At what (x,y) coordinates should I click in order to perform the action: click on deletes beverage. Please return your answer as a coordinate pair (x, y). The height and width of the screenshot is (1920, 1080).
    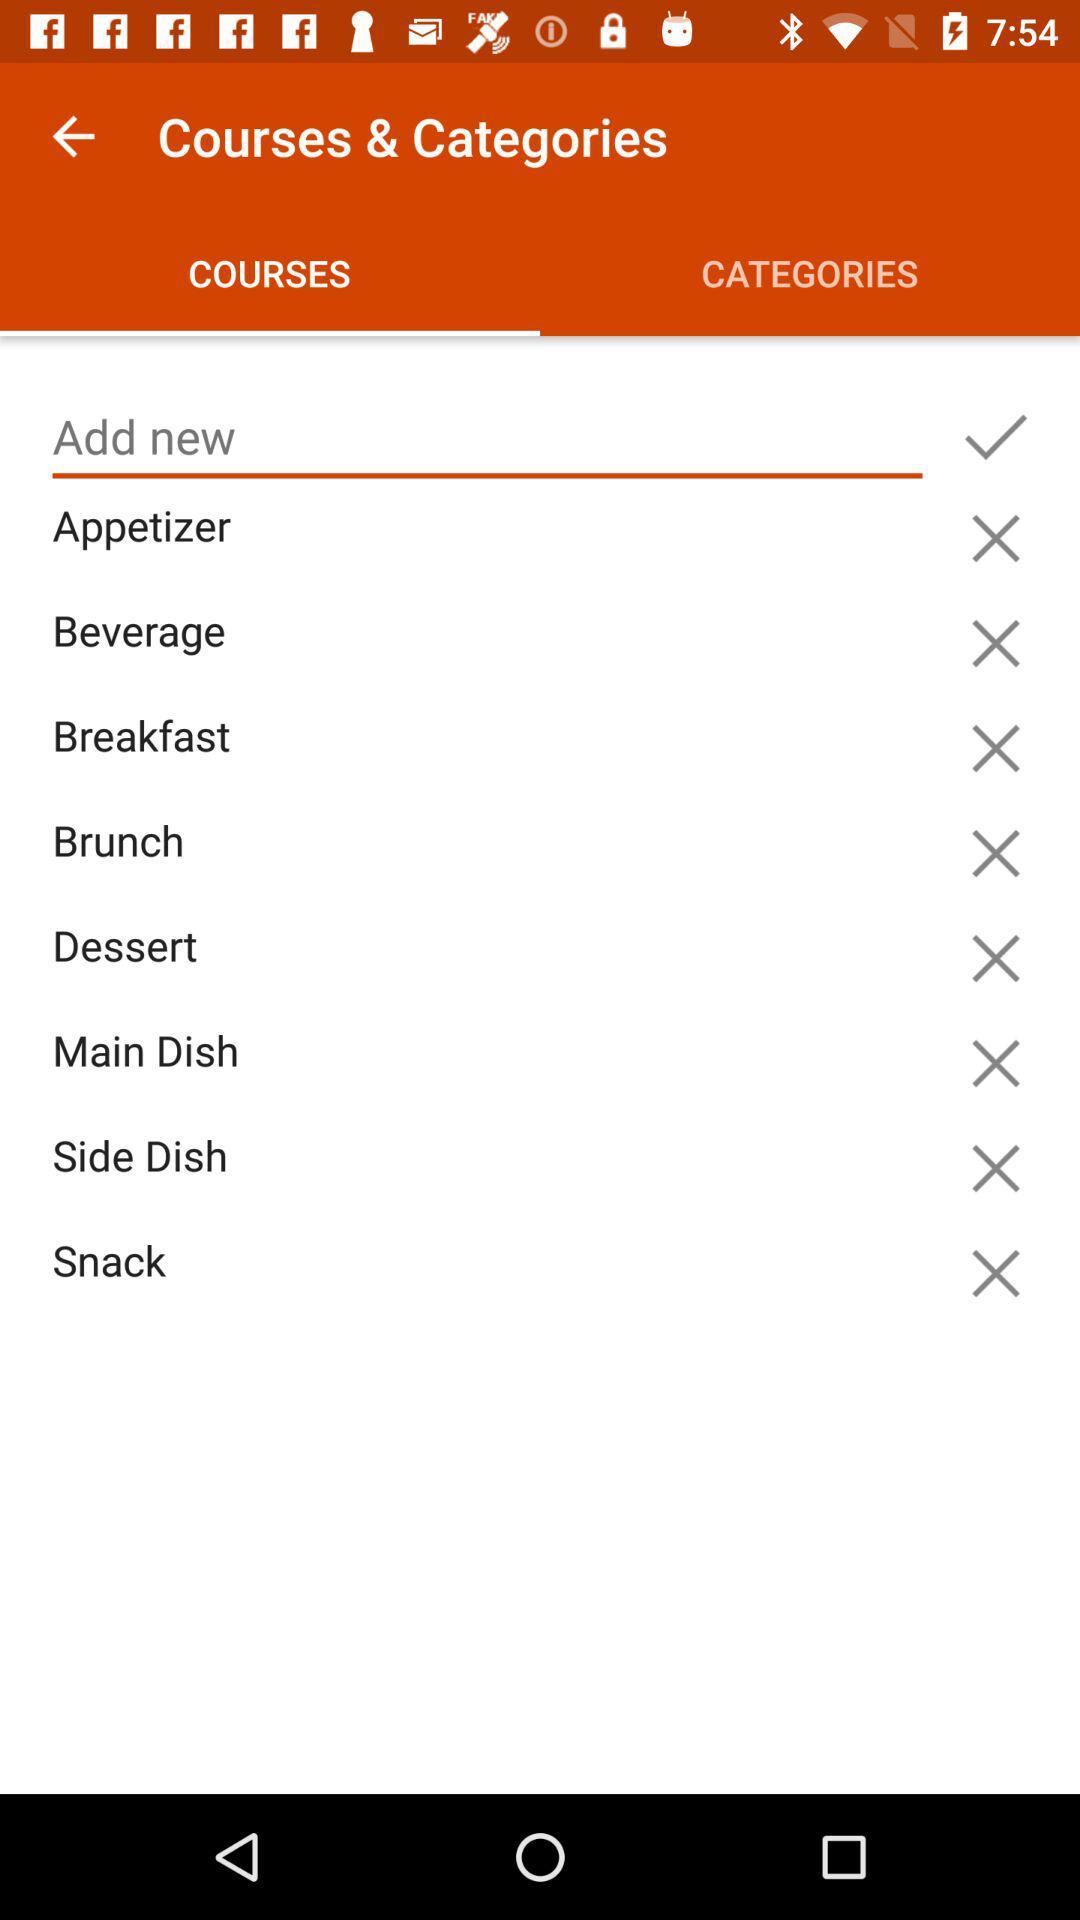
    Looking at the image, I should click on (995, 643).